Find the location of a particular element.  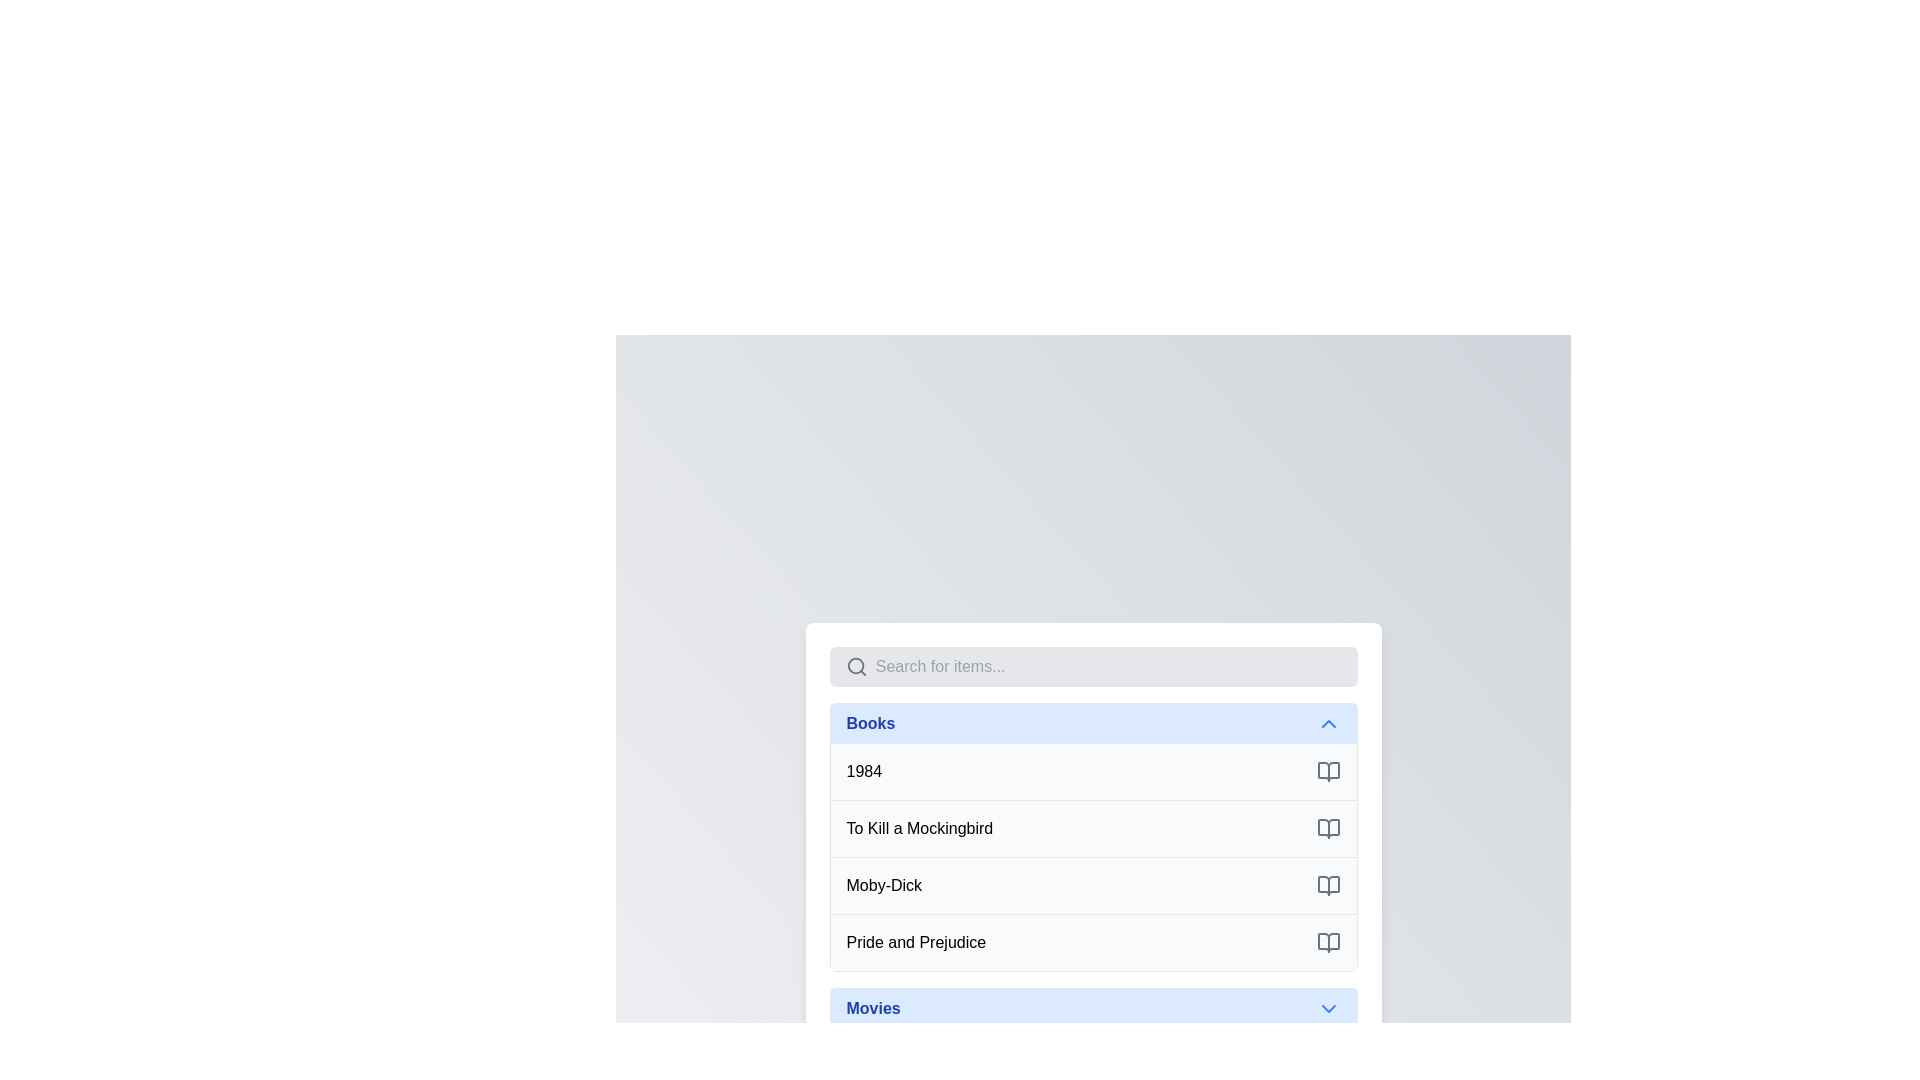

the button represented by an open book icon, located at the far right of the row labeled 'To Kill a Mockingbird' is located at coordinates (1328, 828).